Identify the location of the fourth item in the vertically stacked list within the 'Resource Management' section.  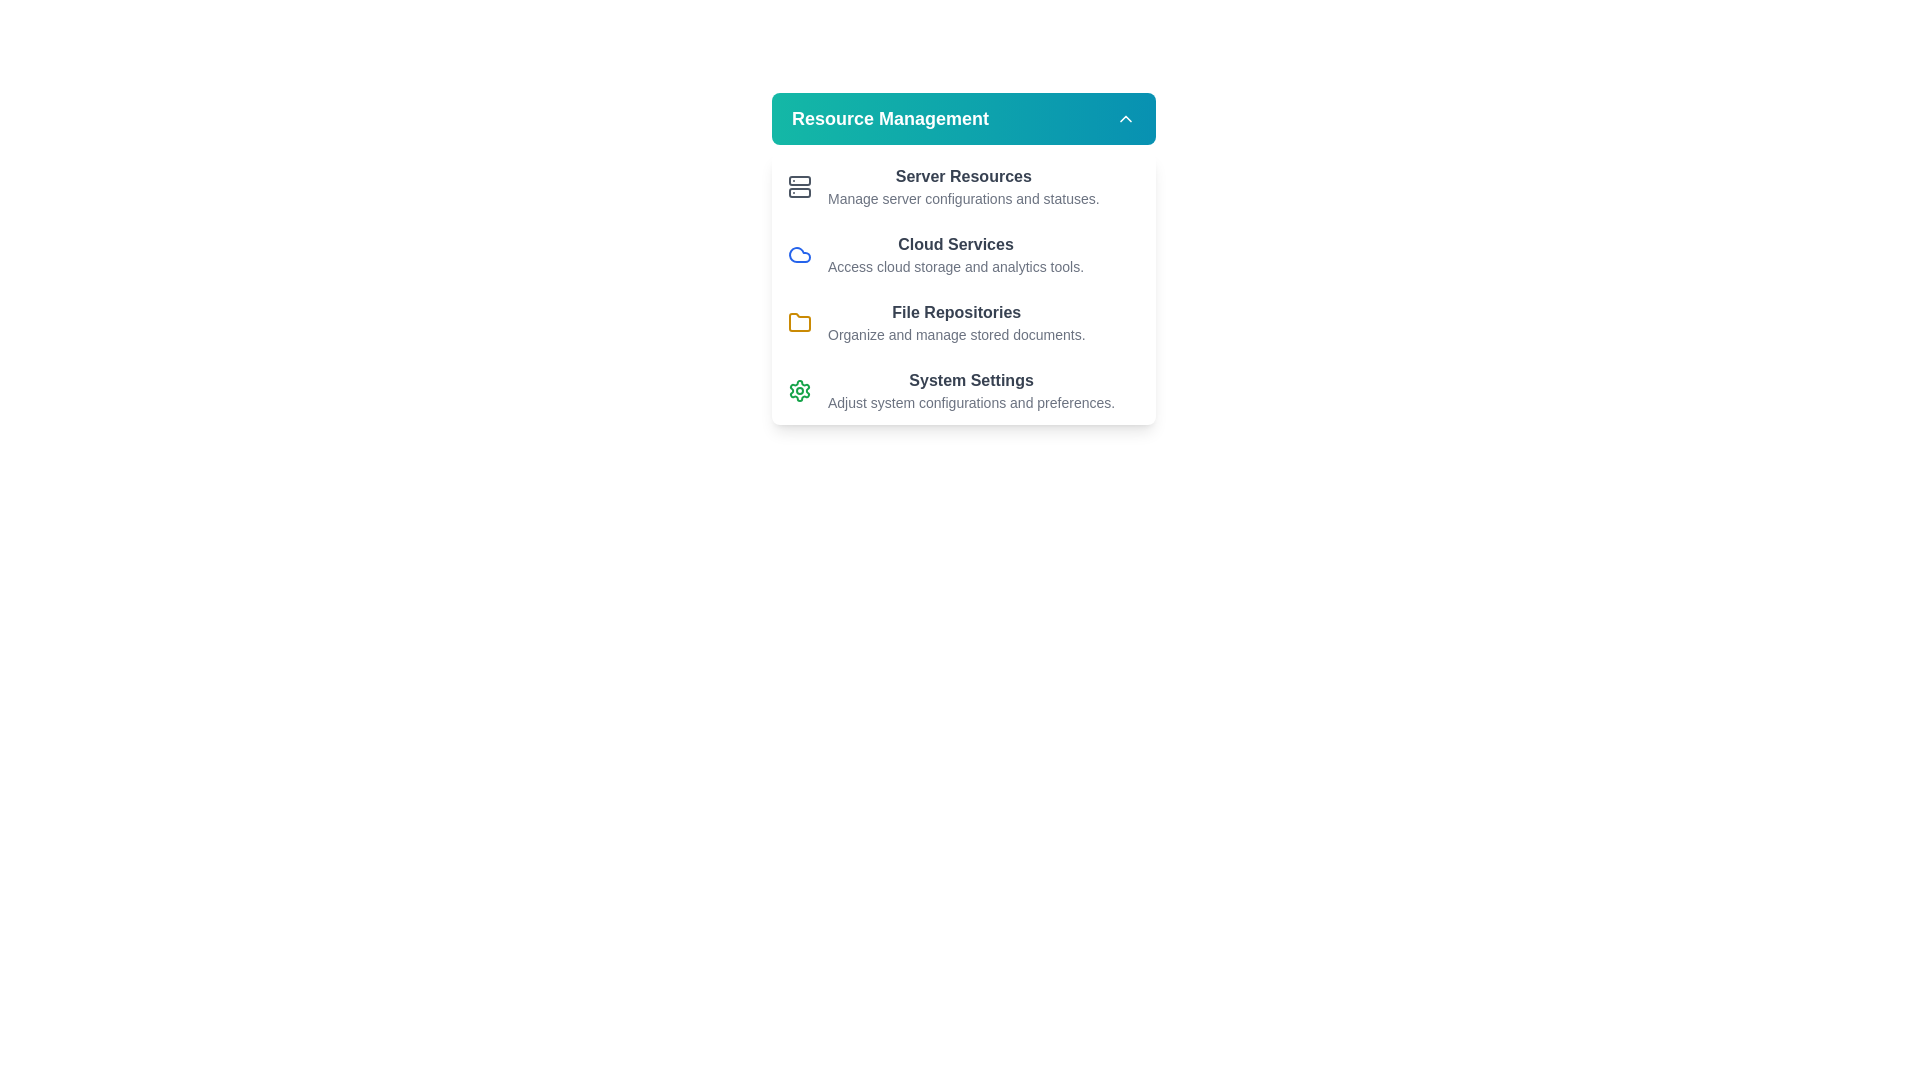
(971, 381).